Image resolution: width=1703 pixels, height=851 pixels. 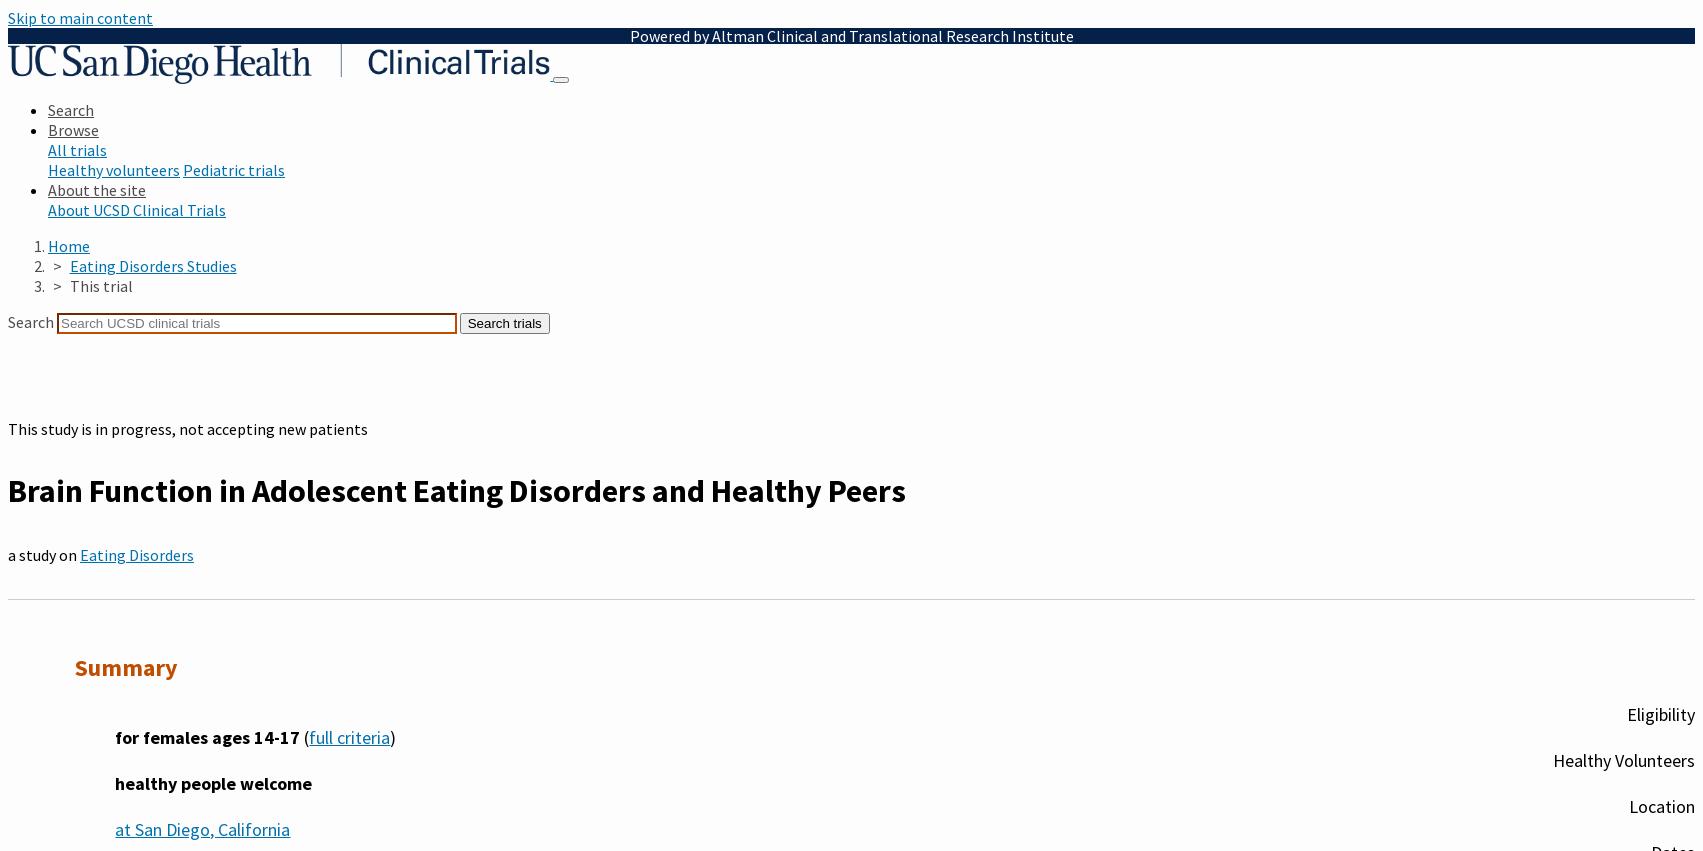 What do you see at coordinates (206, 736) in the screenshot?
I see `'for females ages 14-17'` at bounding box center [206, 736].